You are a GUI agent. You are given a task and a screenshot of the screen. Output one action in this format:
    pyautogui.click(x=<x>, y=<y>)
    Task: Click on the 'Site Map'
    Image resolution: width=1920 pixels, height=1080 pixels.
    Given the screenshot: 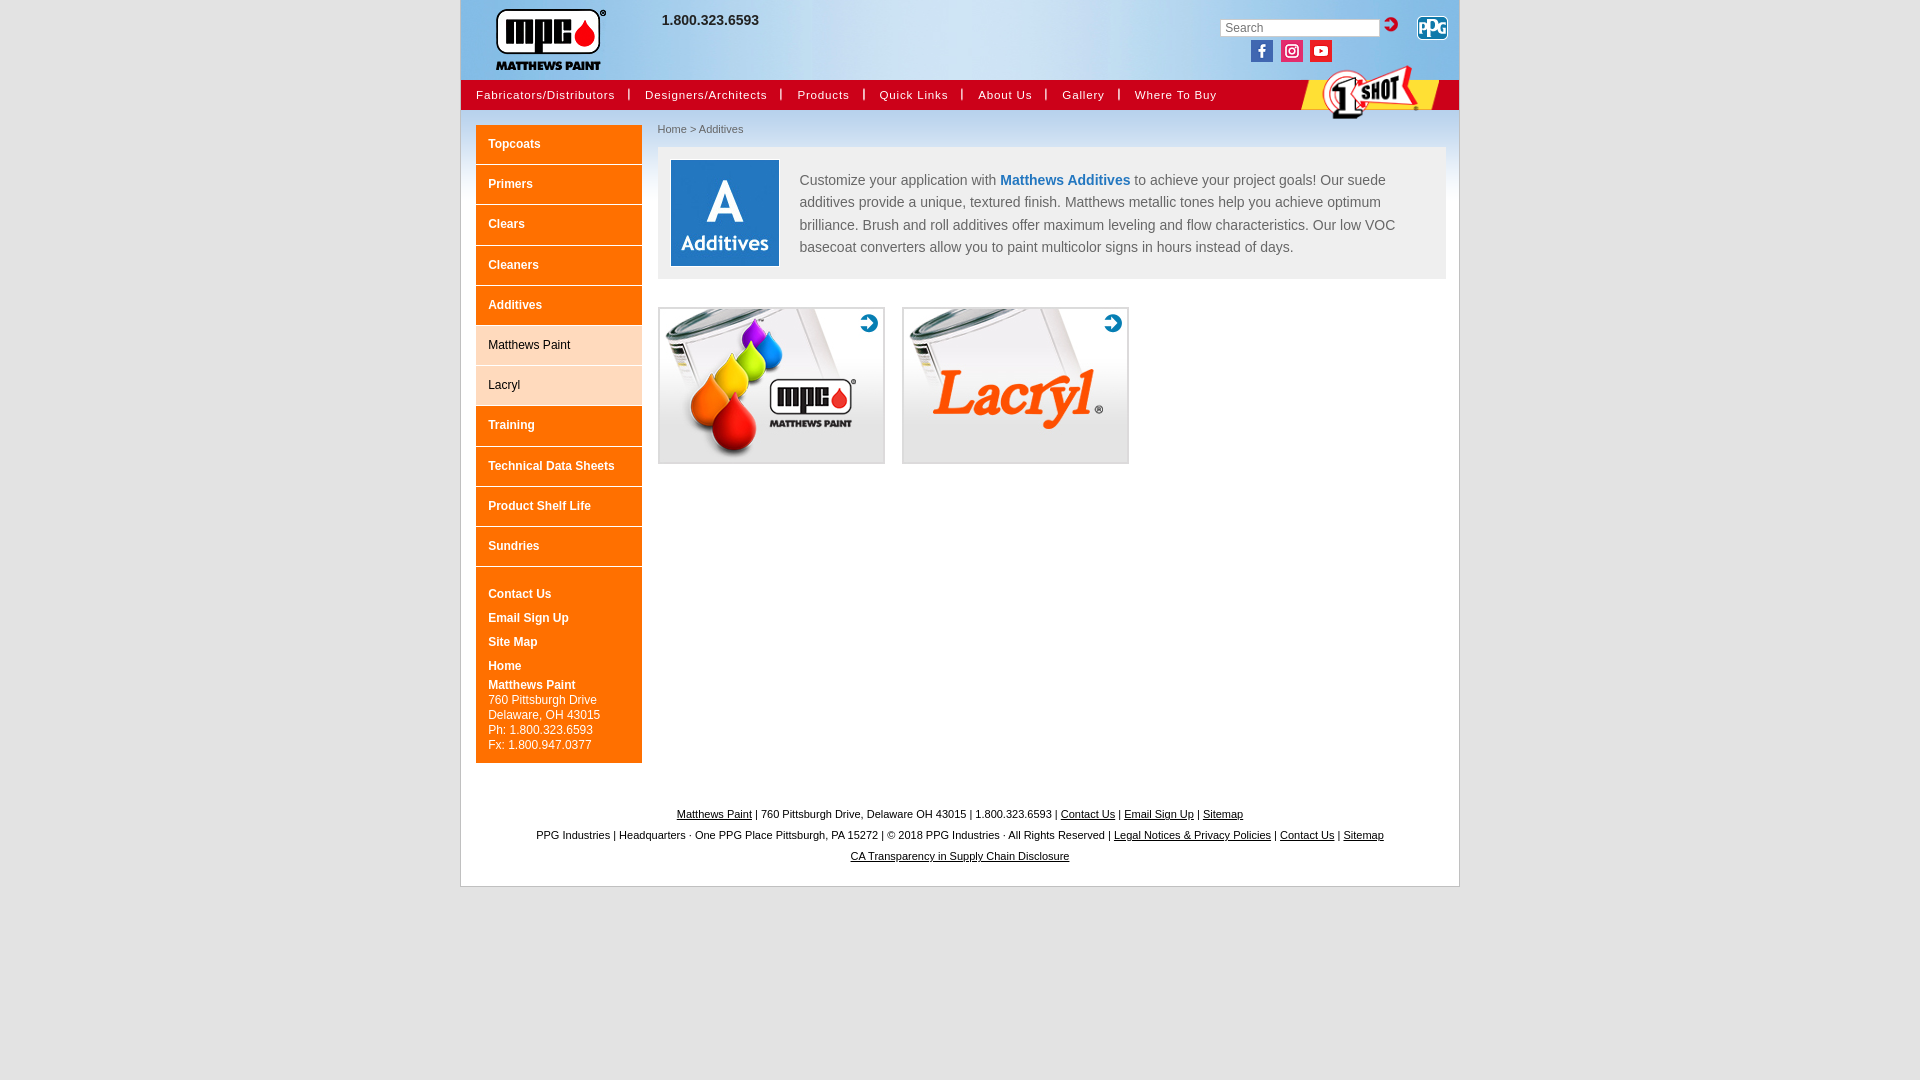 What is the action you would take?
    pyautogui.click(x=512, y=641)
    